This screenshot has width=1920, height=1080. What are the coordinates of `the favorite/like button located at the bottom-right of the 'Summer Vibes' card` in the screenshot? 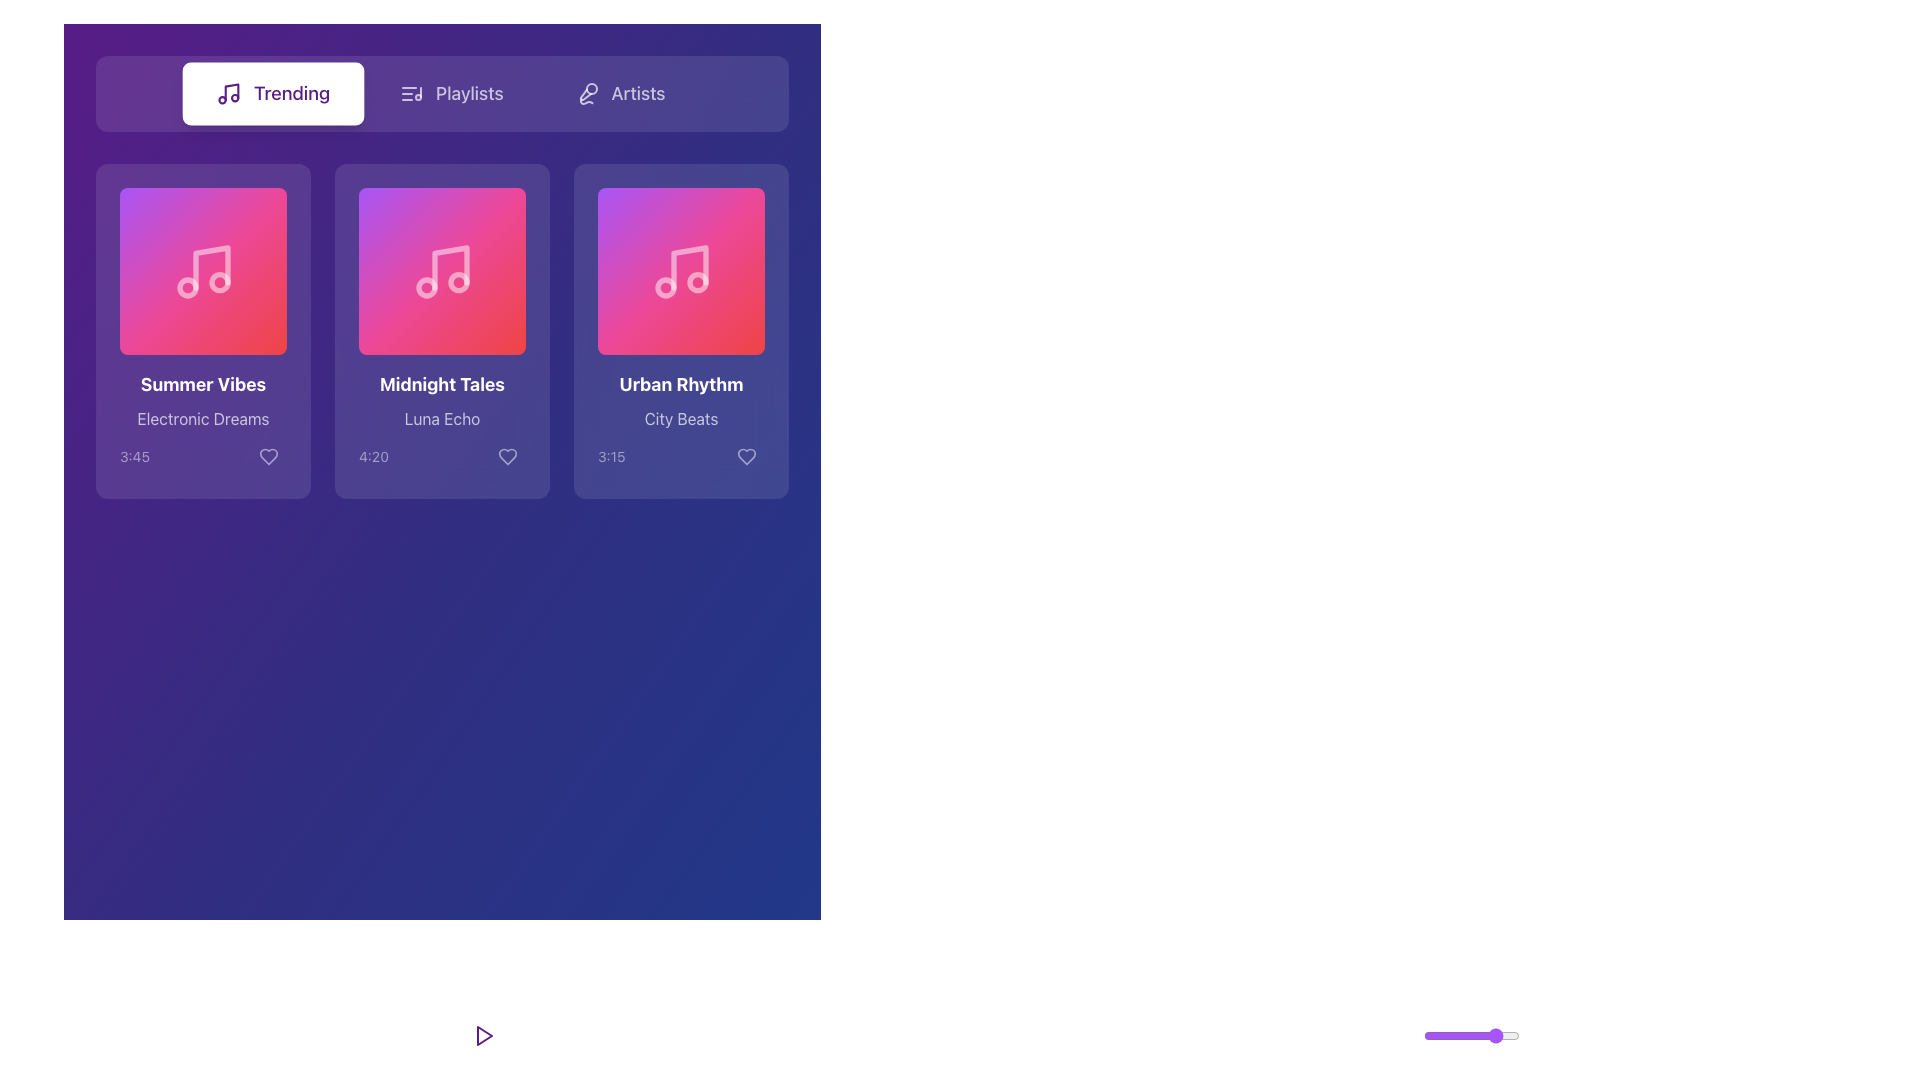 It's located at (267, 456).